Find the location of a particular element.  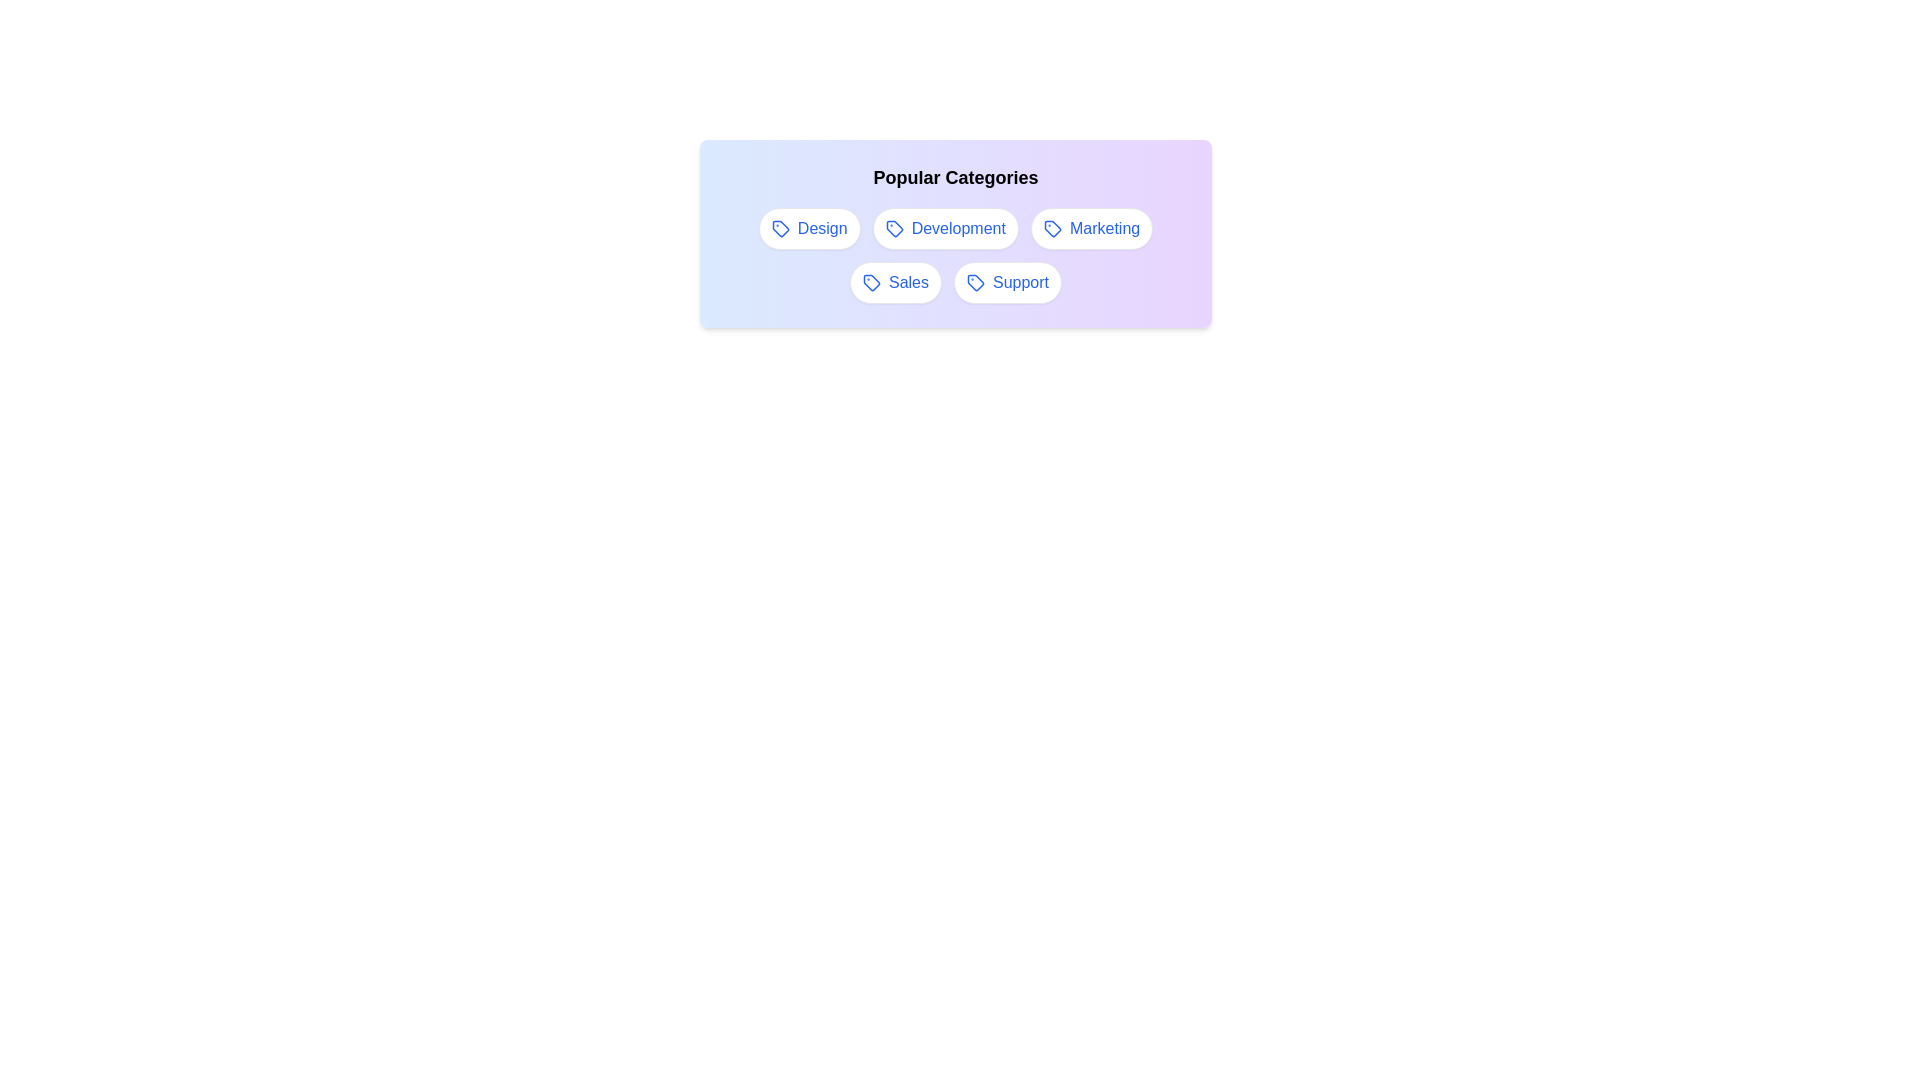

the Sales tag to select it is located at coordinates (895, 282).